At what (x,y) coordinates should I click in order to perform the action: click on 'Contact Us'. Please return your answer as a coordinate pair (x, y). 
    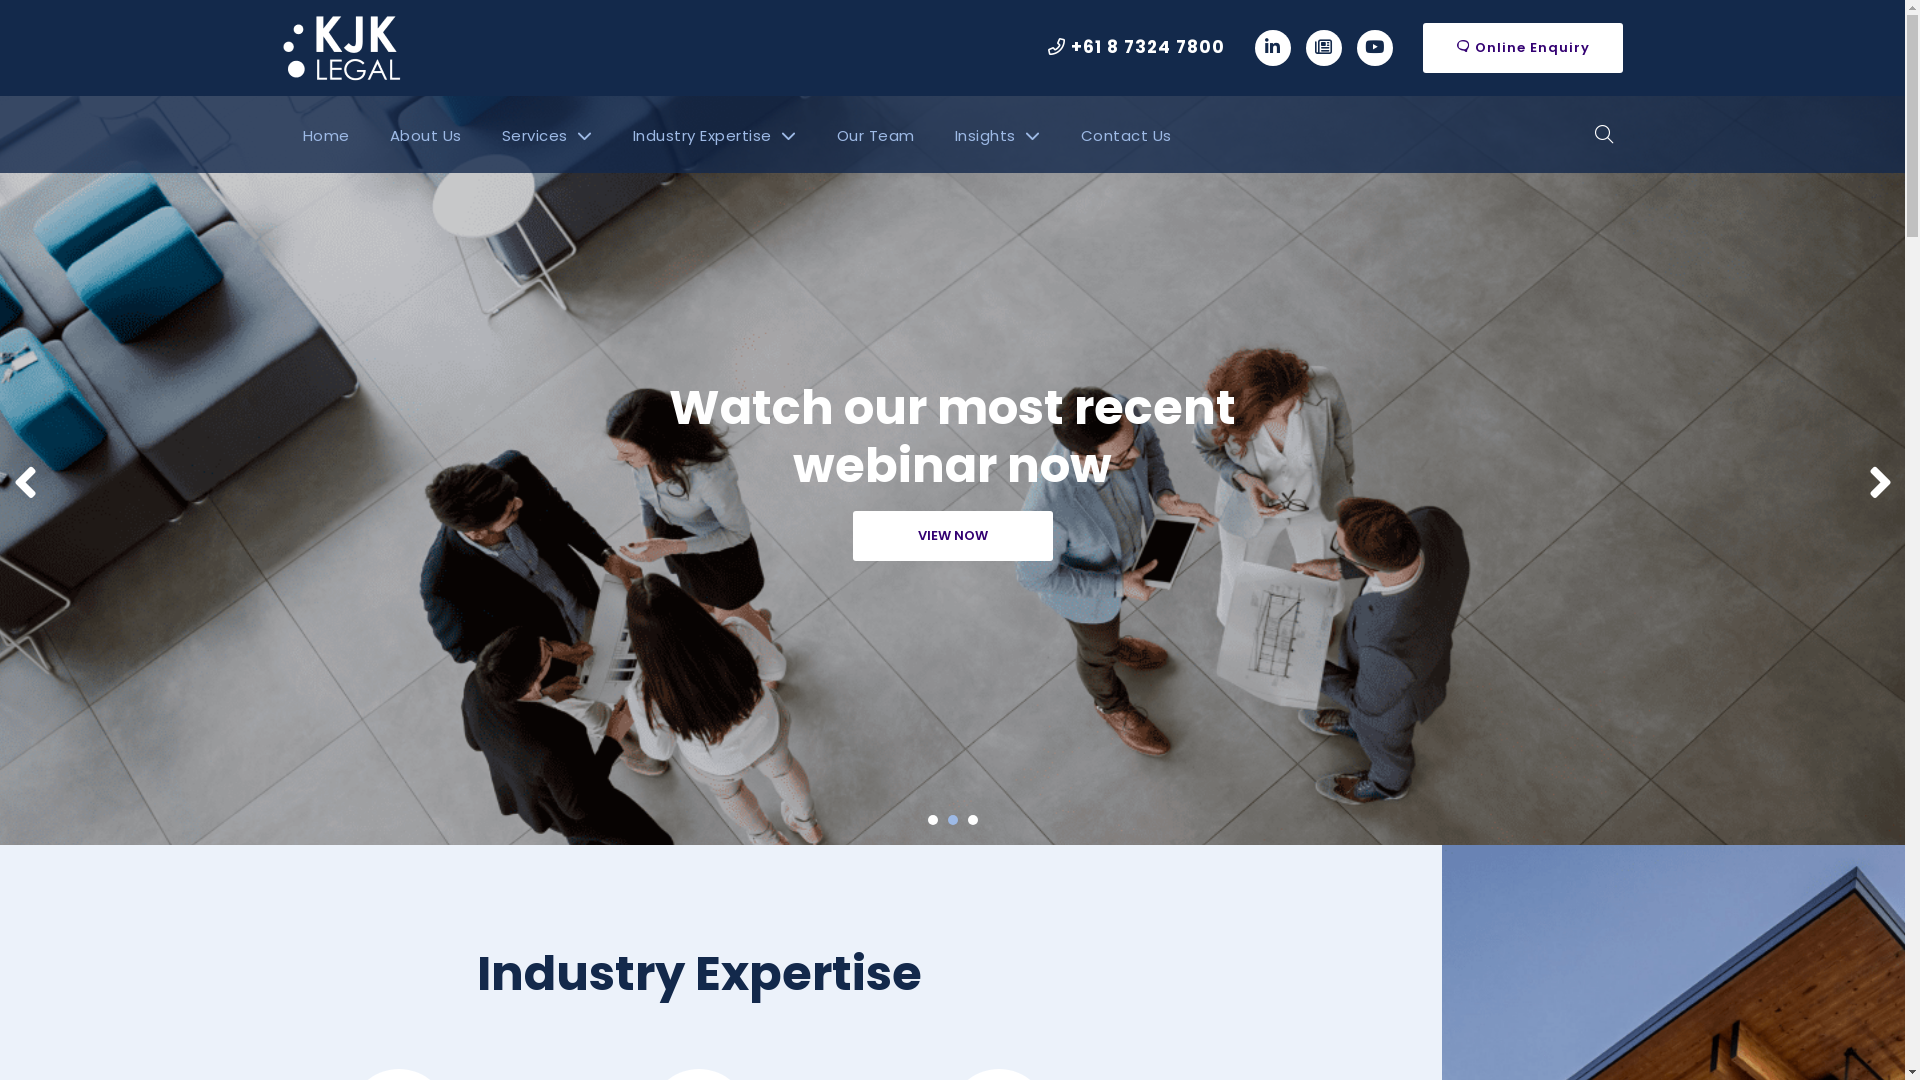
    Looking at the image, I should click on (1125, 135).